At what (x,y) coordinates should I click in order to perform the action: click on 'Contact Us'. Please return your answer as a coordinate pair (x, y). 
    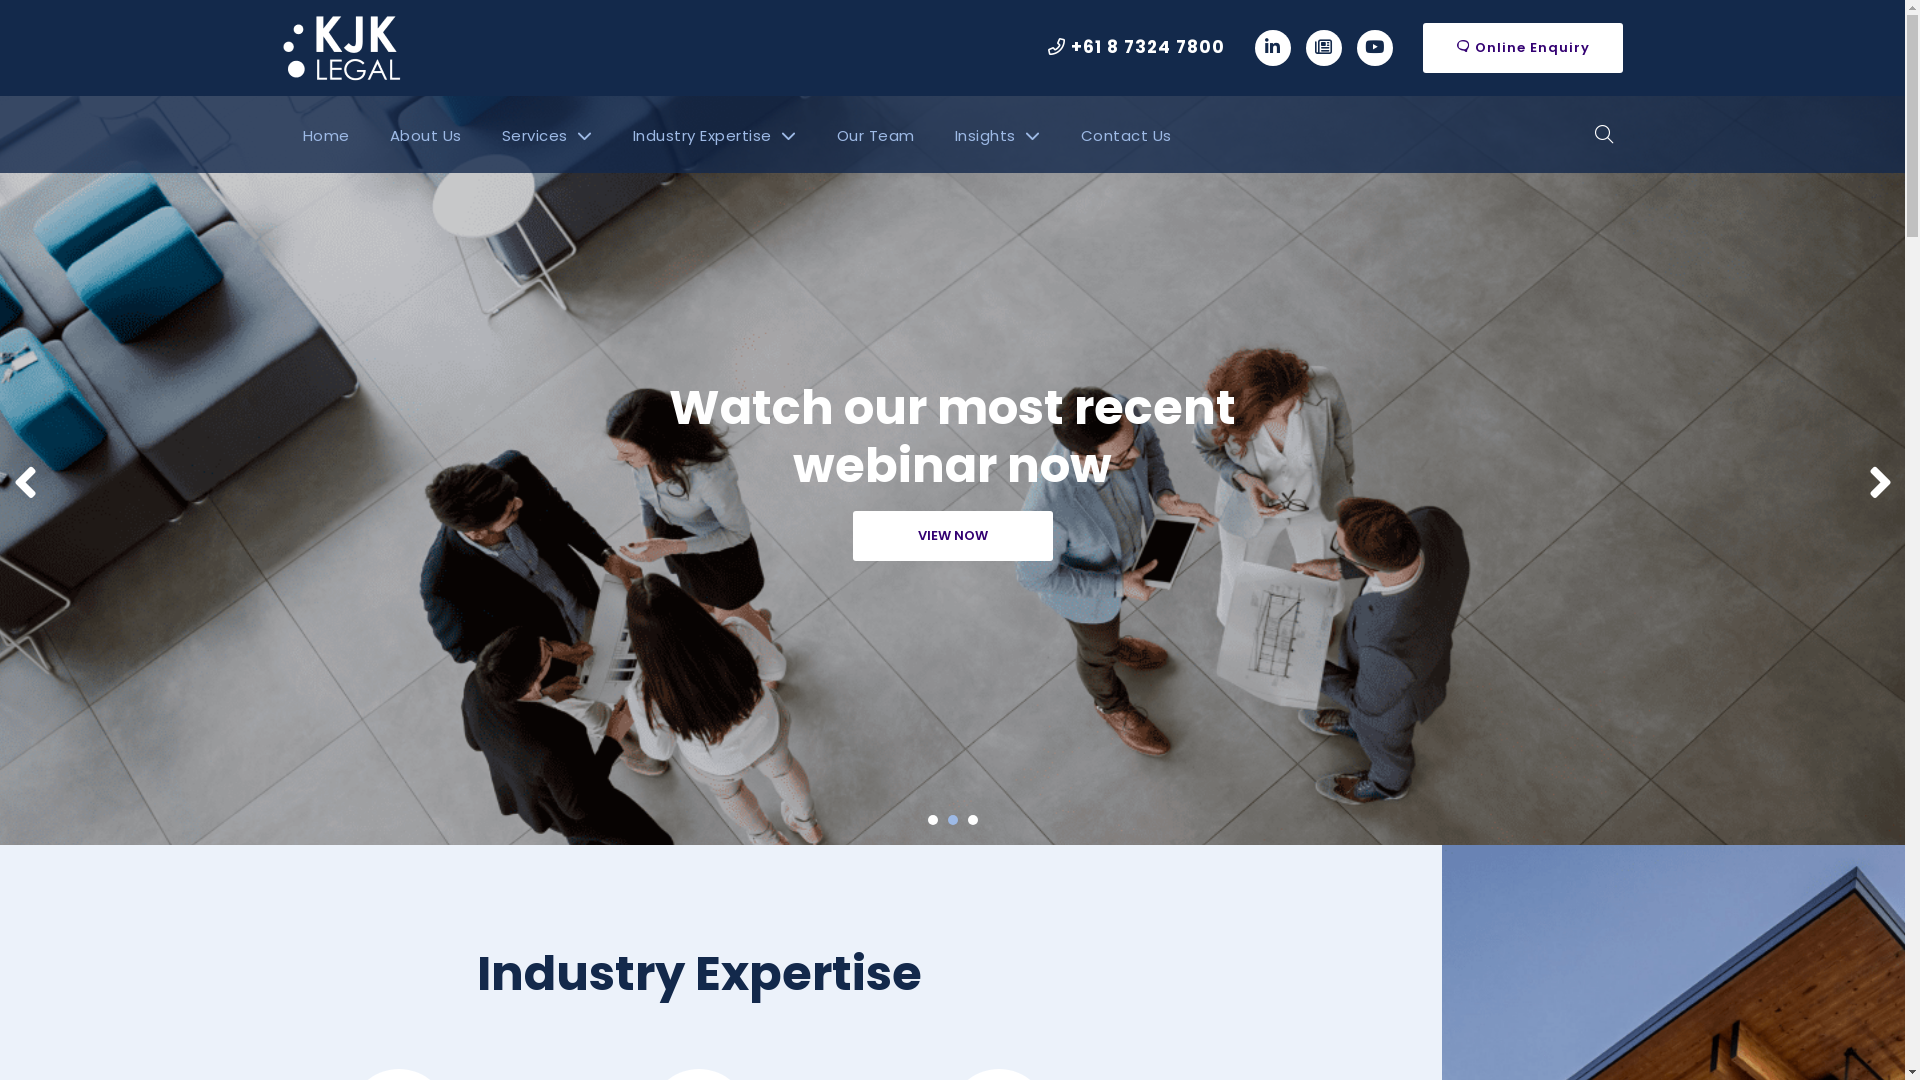
    Looking at the image, I should click on (1125, 135).